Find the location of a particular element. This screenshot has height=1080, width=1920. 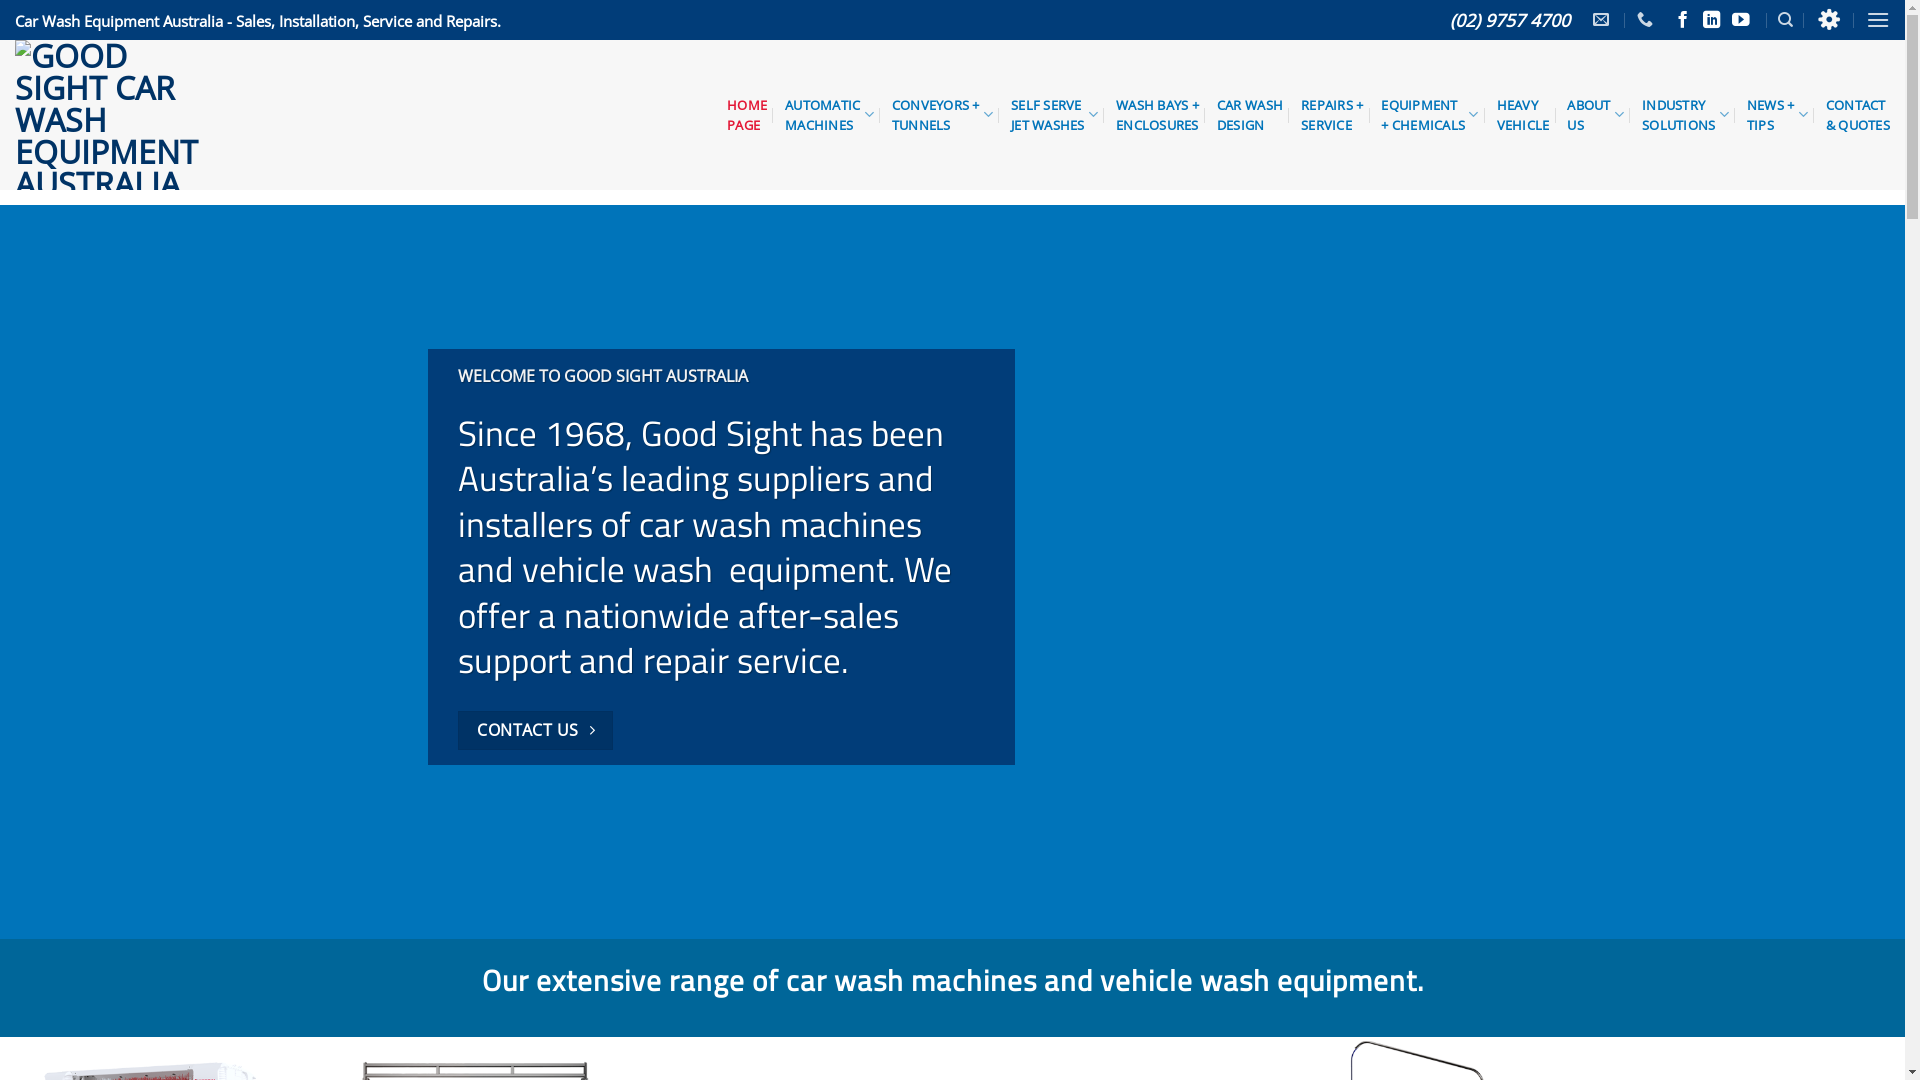

'AUTOMATIC is located at coordinates (784, 115).